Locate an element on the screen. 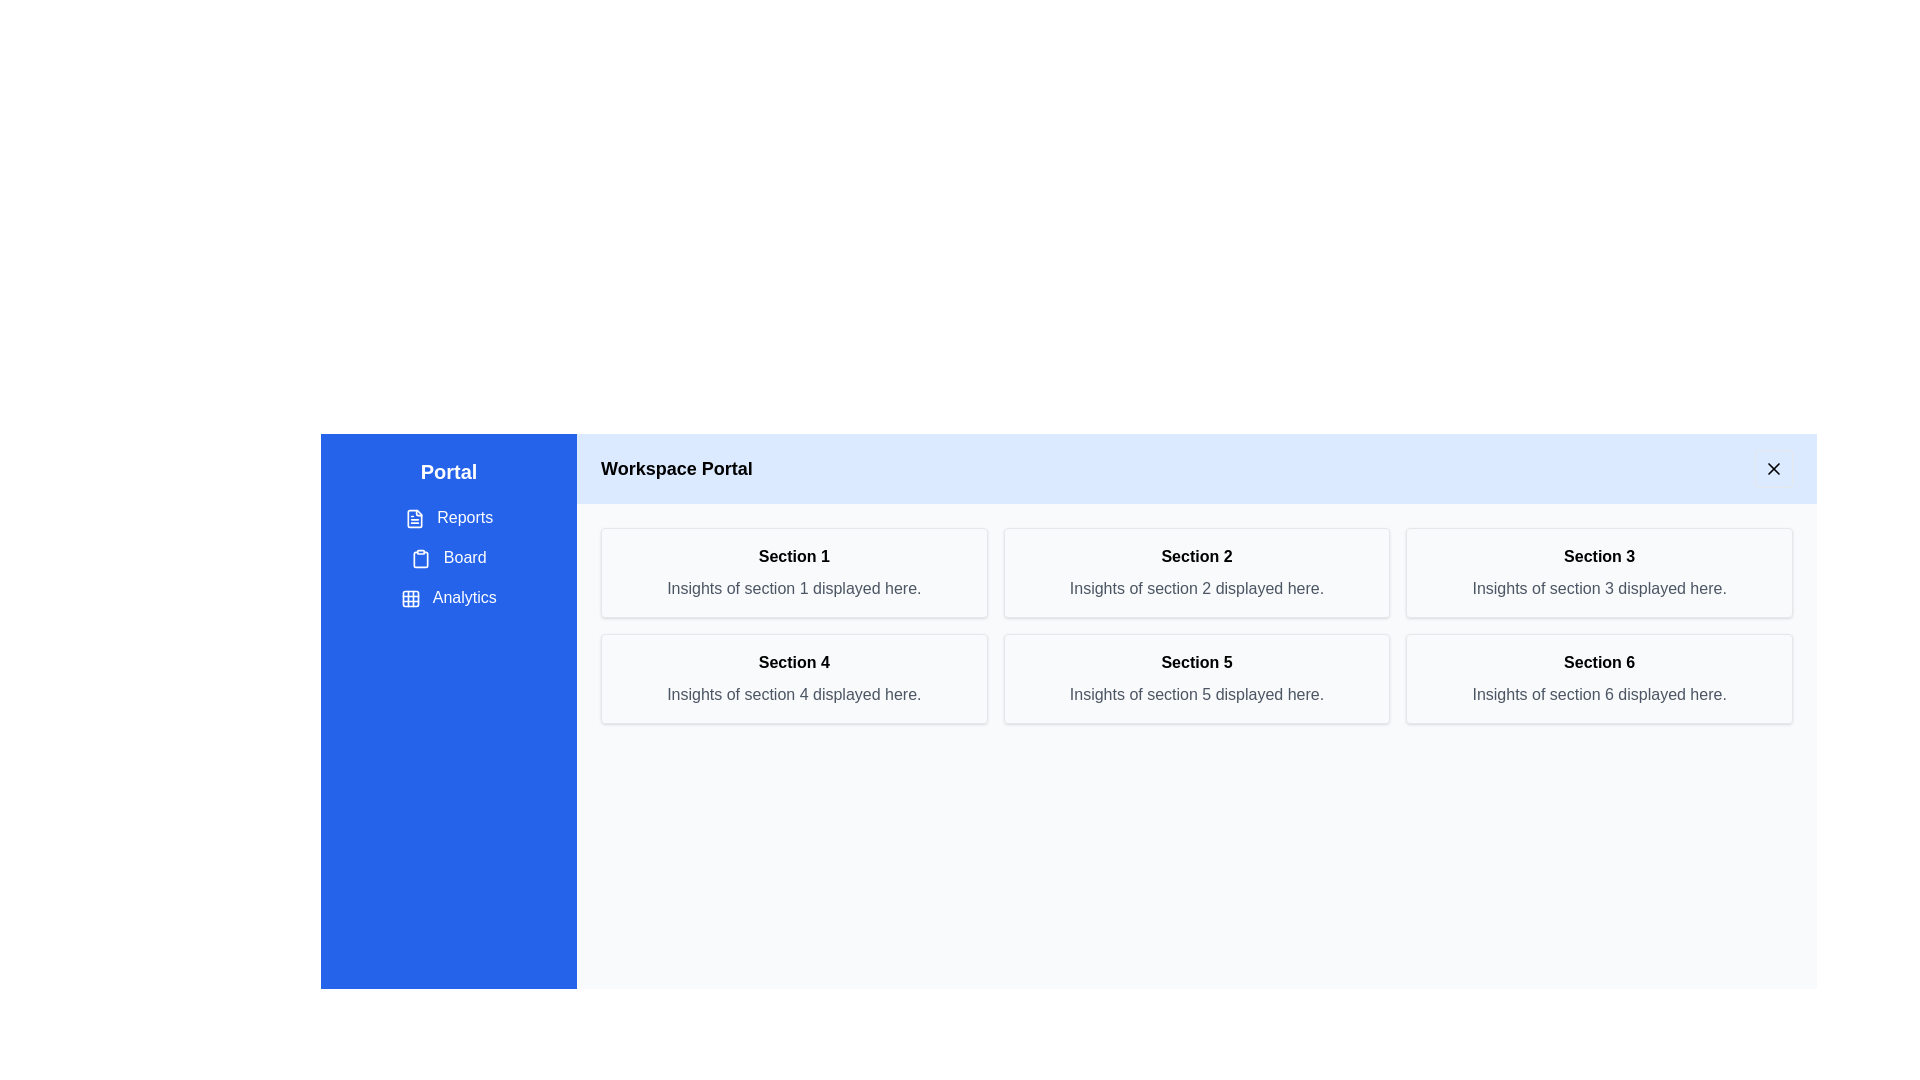 This screenshot has height=1080, width=1920. the Text label that serves as the title for the 'Section 3' block, located in the top-right corner of the main grid arrangement is located at coordinates (1598, 556).